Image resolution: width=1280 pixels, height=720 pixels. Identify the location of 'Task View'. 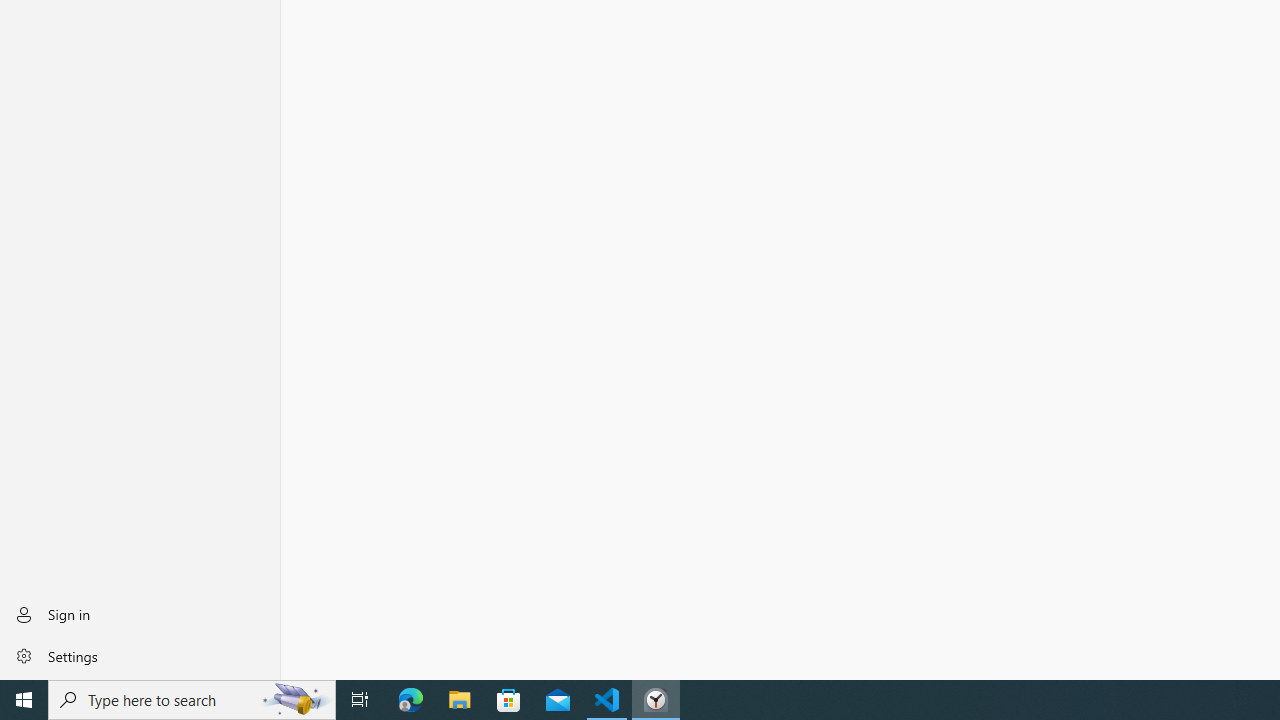
(359, 698).